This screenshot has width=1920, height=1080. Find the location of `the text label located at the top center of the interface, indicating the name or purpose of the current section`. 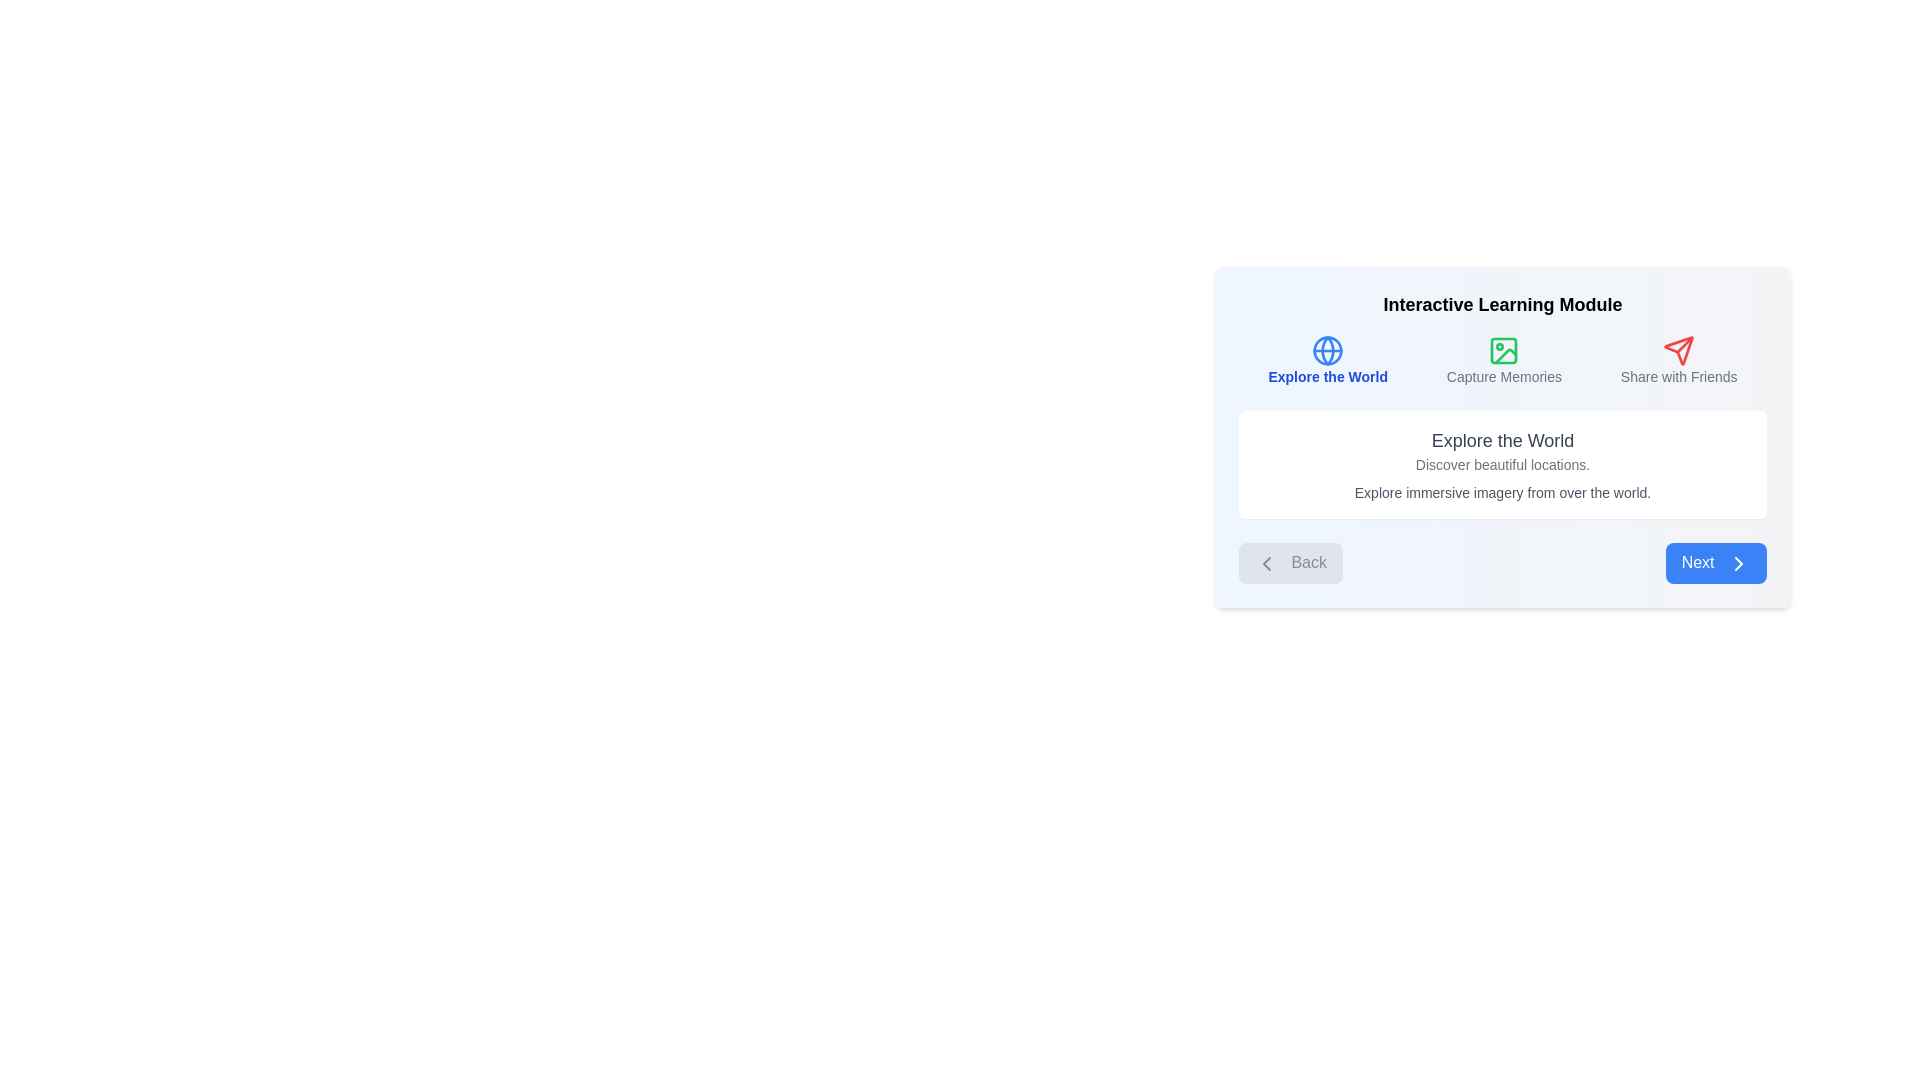

the text label located at the top center of the interface, indicating the name or purpose of the current section is located at coordinates (1502, 304).